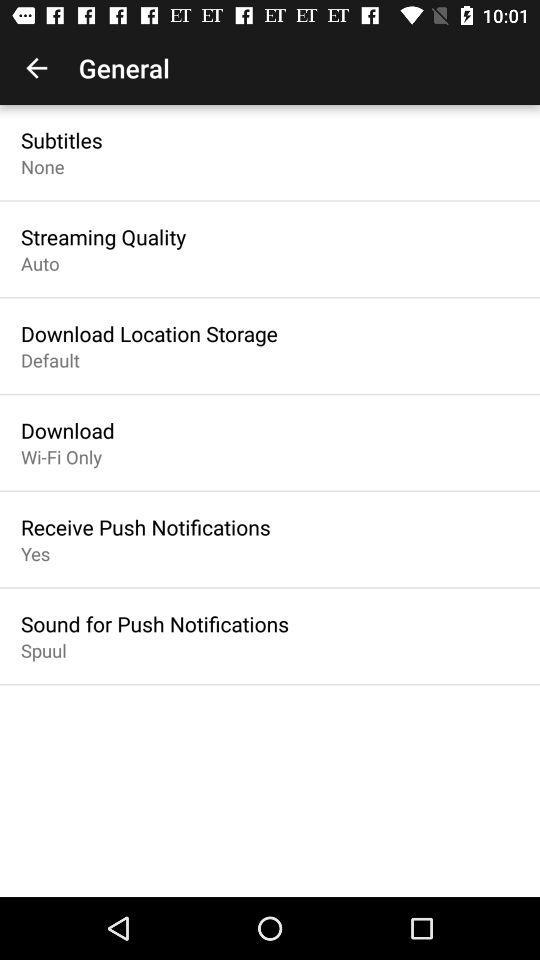 The width and height of the screenshot is (540, 960). What do you see at coordinates (154, 623) in the screenshot?
I see `icon below the yes icon` at bounding box center [154, 623].